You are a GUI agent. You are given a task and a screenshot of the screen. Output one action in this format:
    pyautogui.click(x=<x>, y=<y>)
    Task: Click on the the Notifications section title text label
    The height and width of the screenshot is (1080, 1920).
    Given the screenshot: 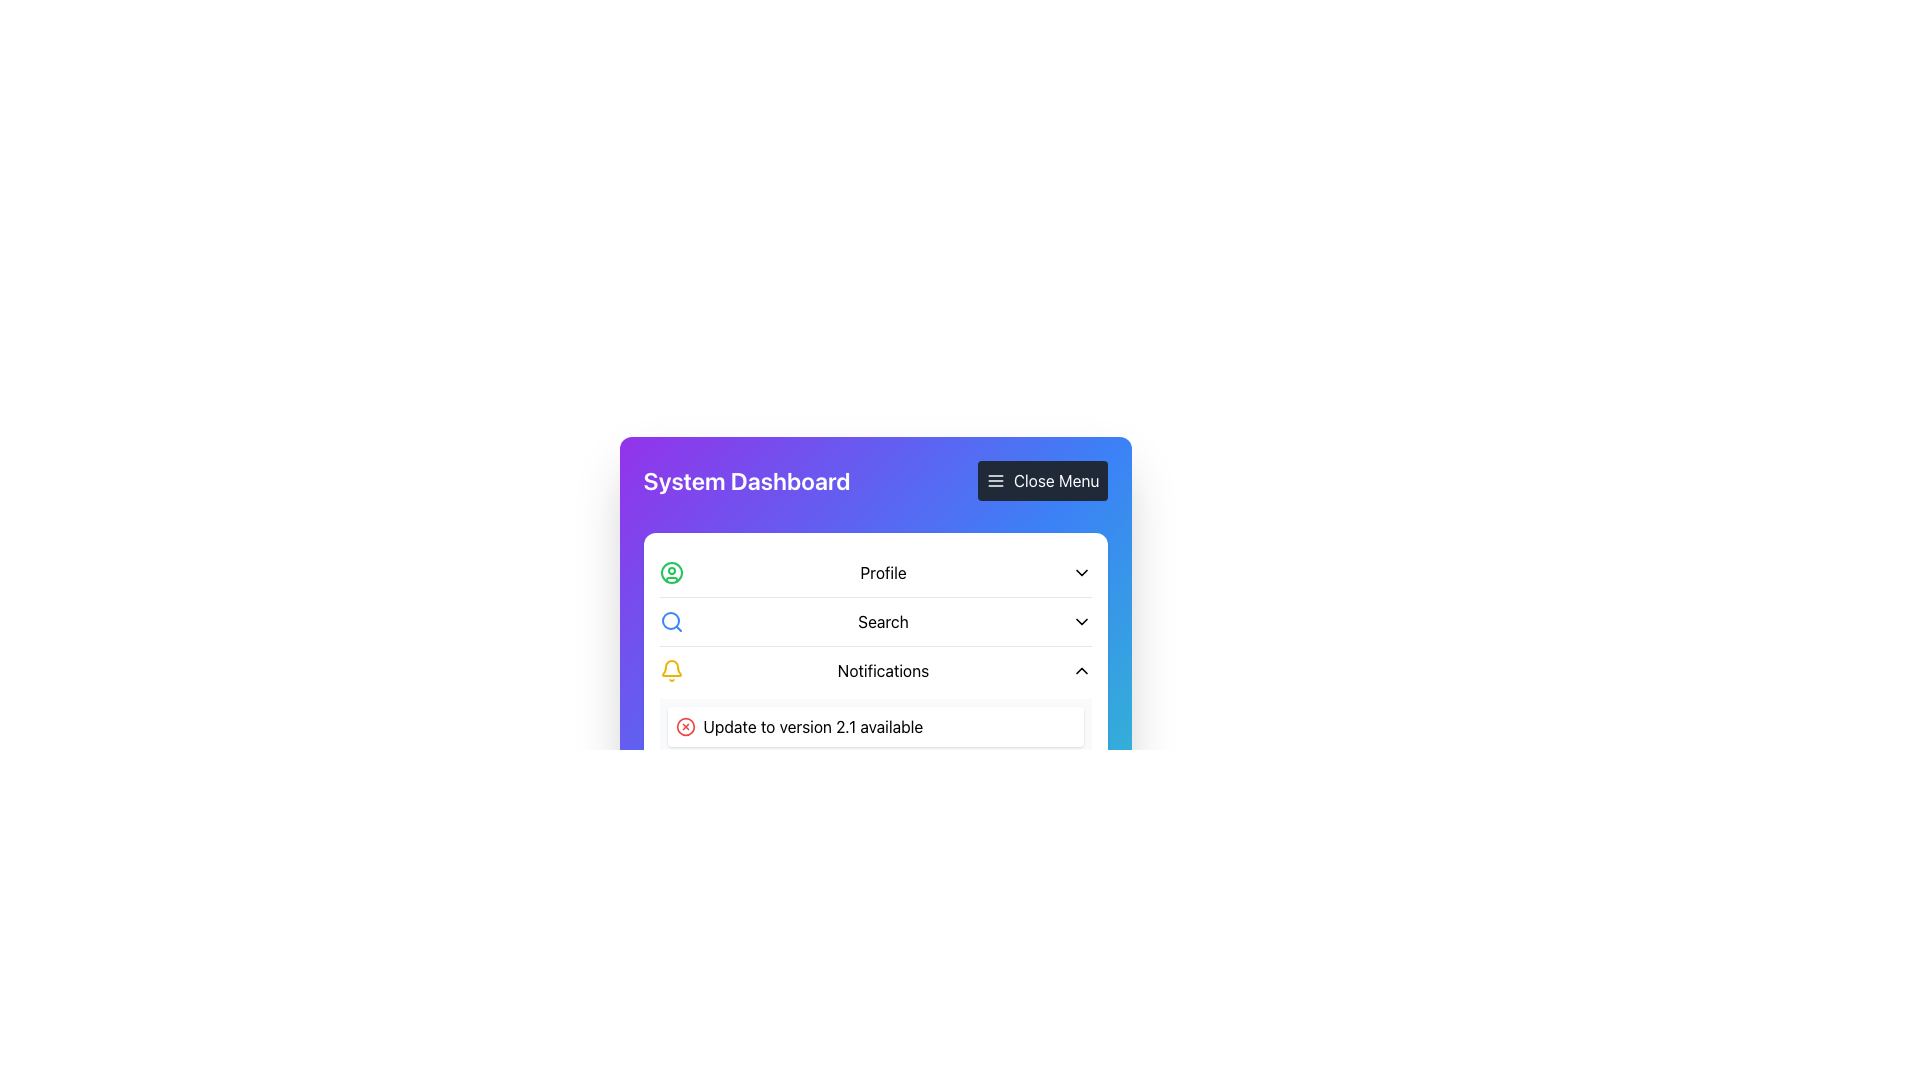 What is the action you would take?
    pyautogui.click(x=882, y=671)
    